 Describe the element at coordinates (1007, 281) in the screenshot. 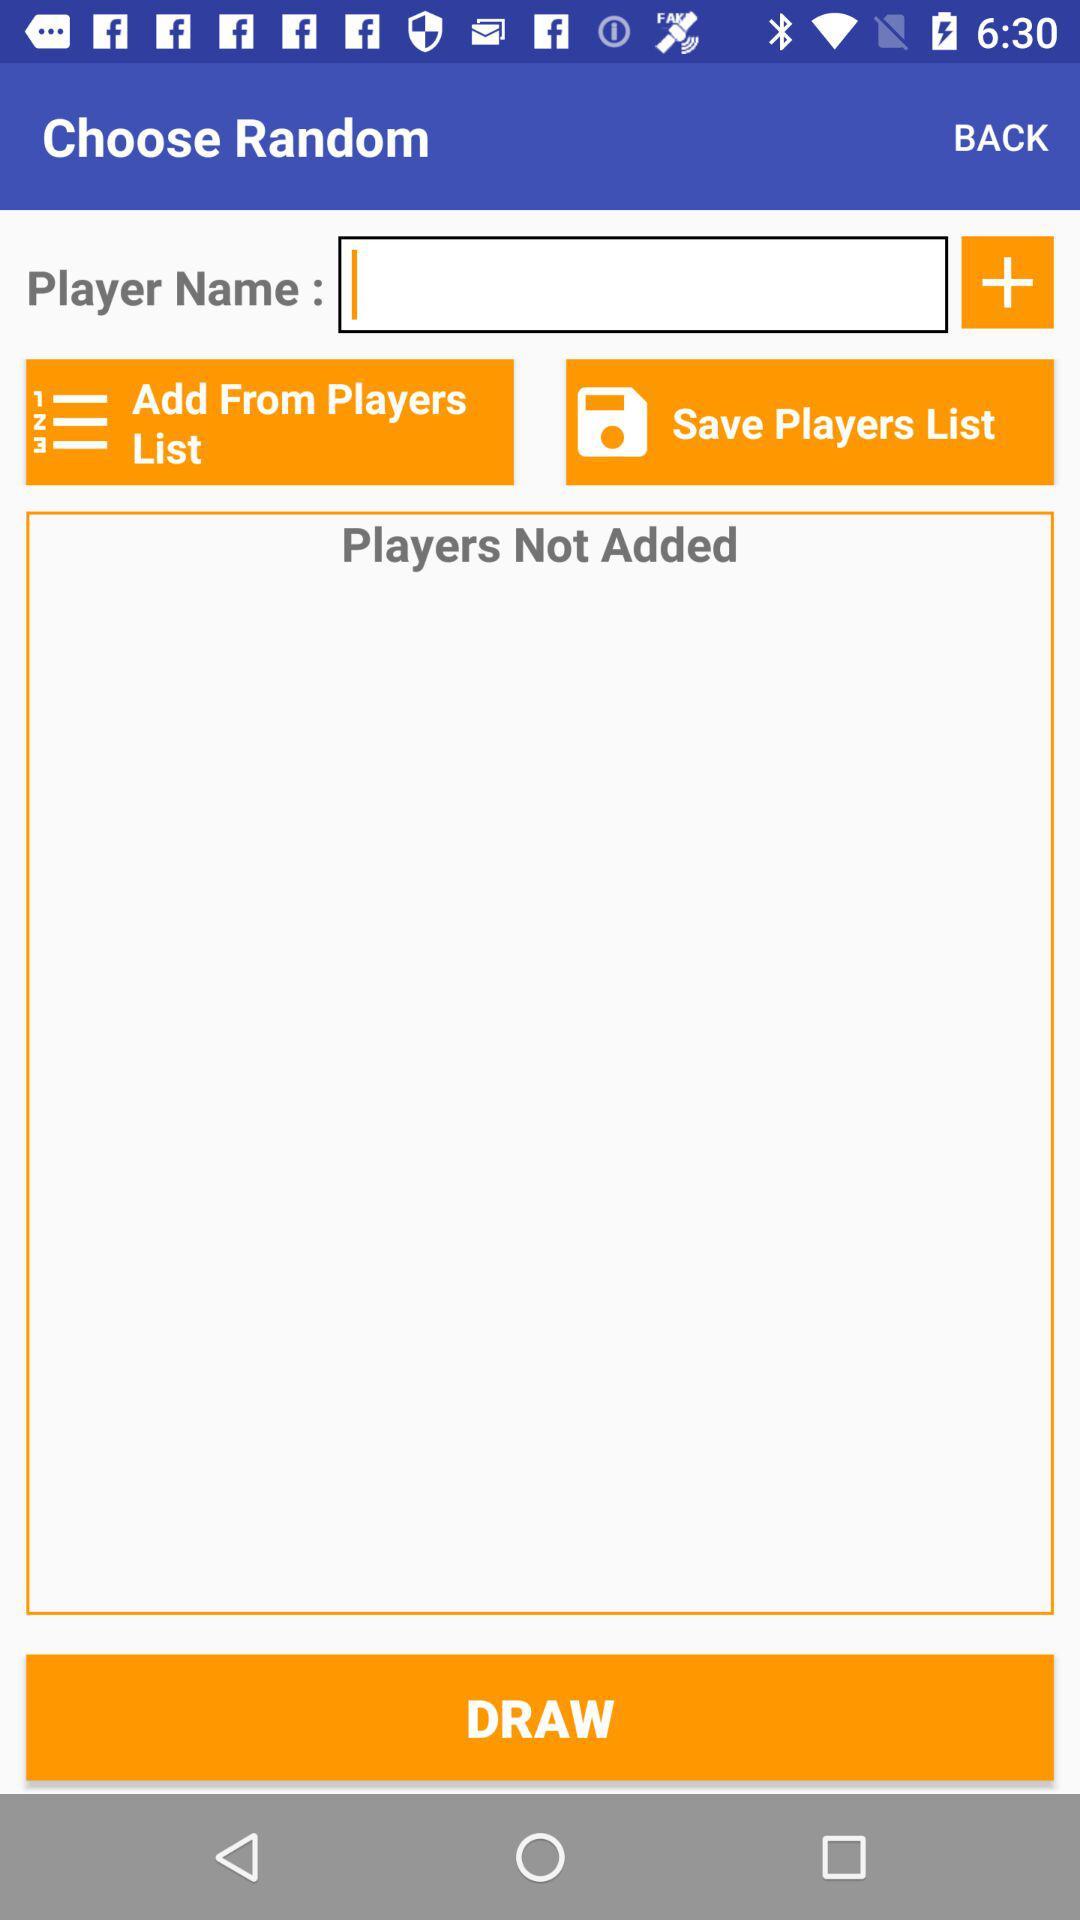

I see `increase` at that location.